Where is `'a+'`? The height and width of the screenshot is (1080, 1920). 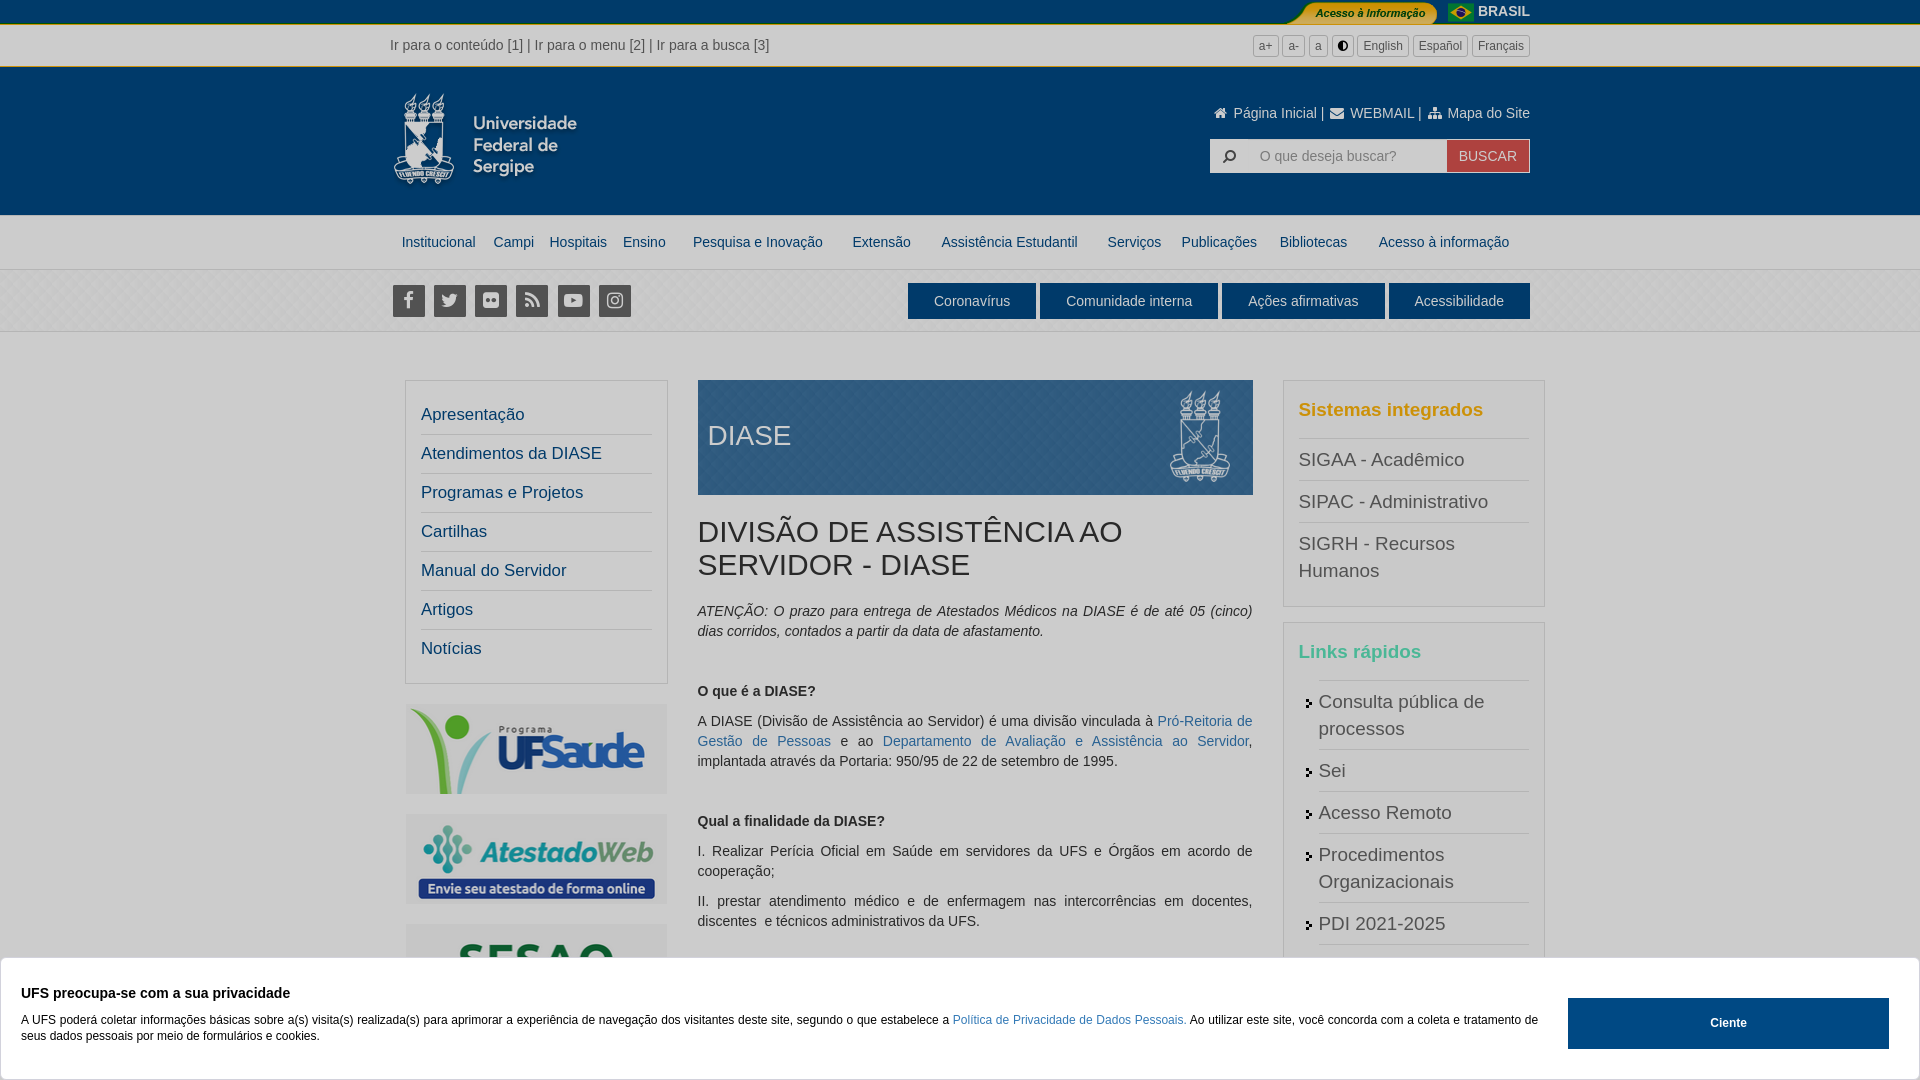 'a+' is located at coordinates (1265, 45).